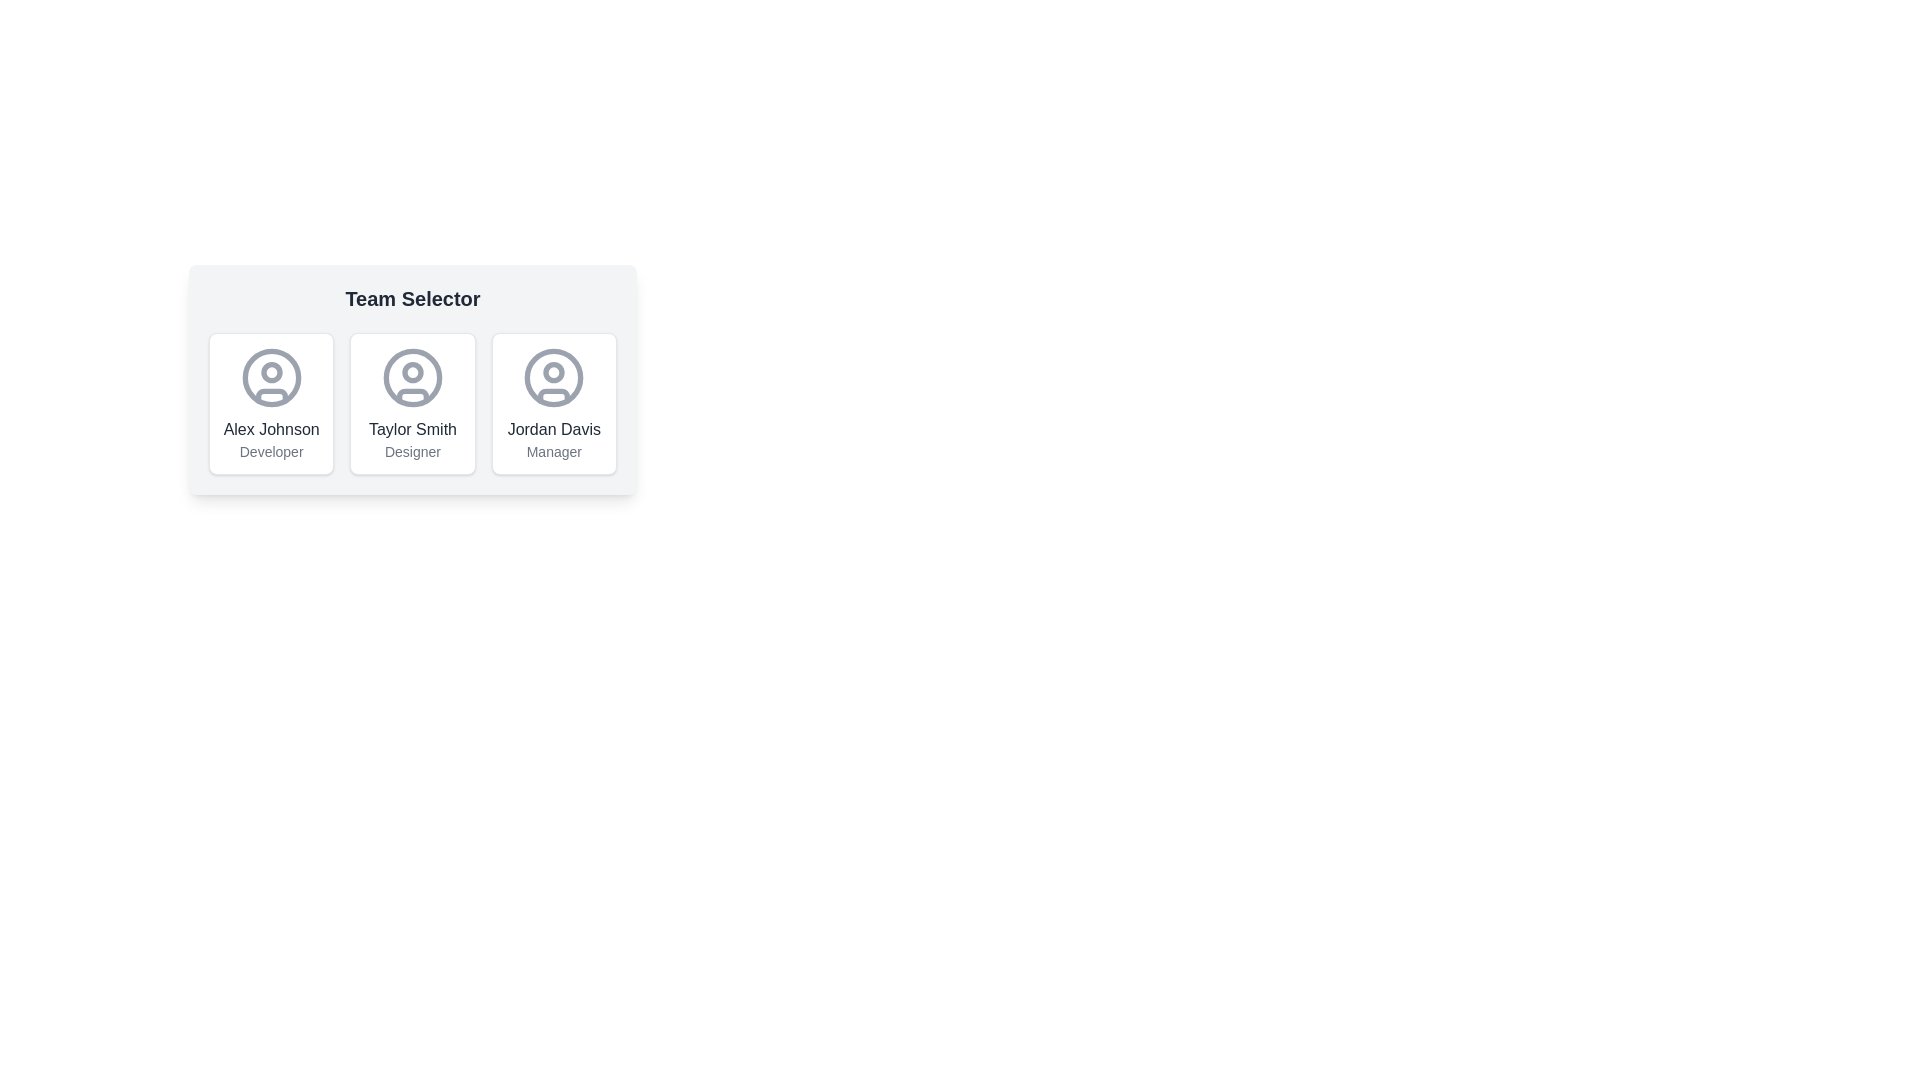  I want to click on the circular boundary icon of the user profile representing 'Jordan Davis', Manager, so click(554, 378).